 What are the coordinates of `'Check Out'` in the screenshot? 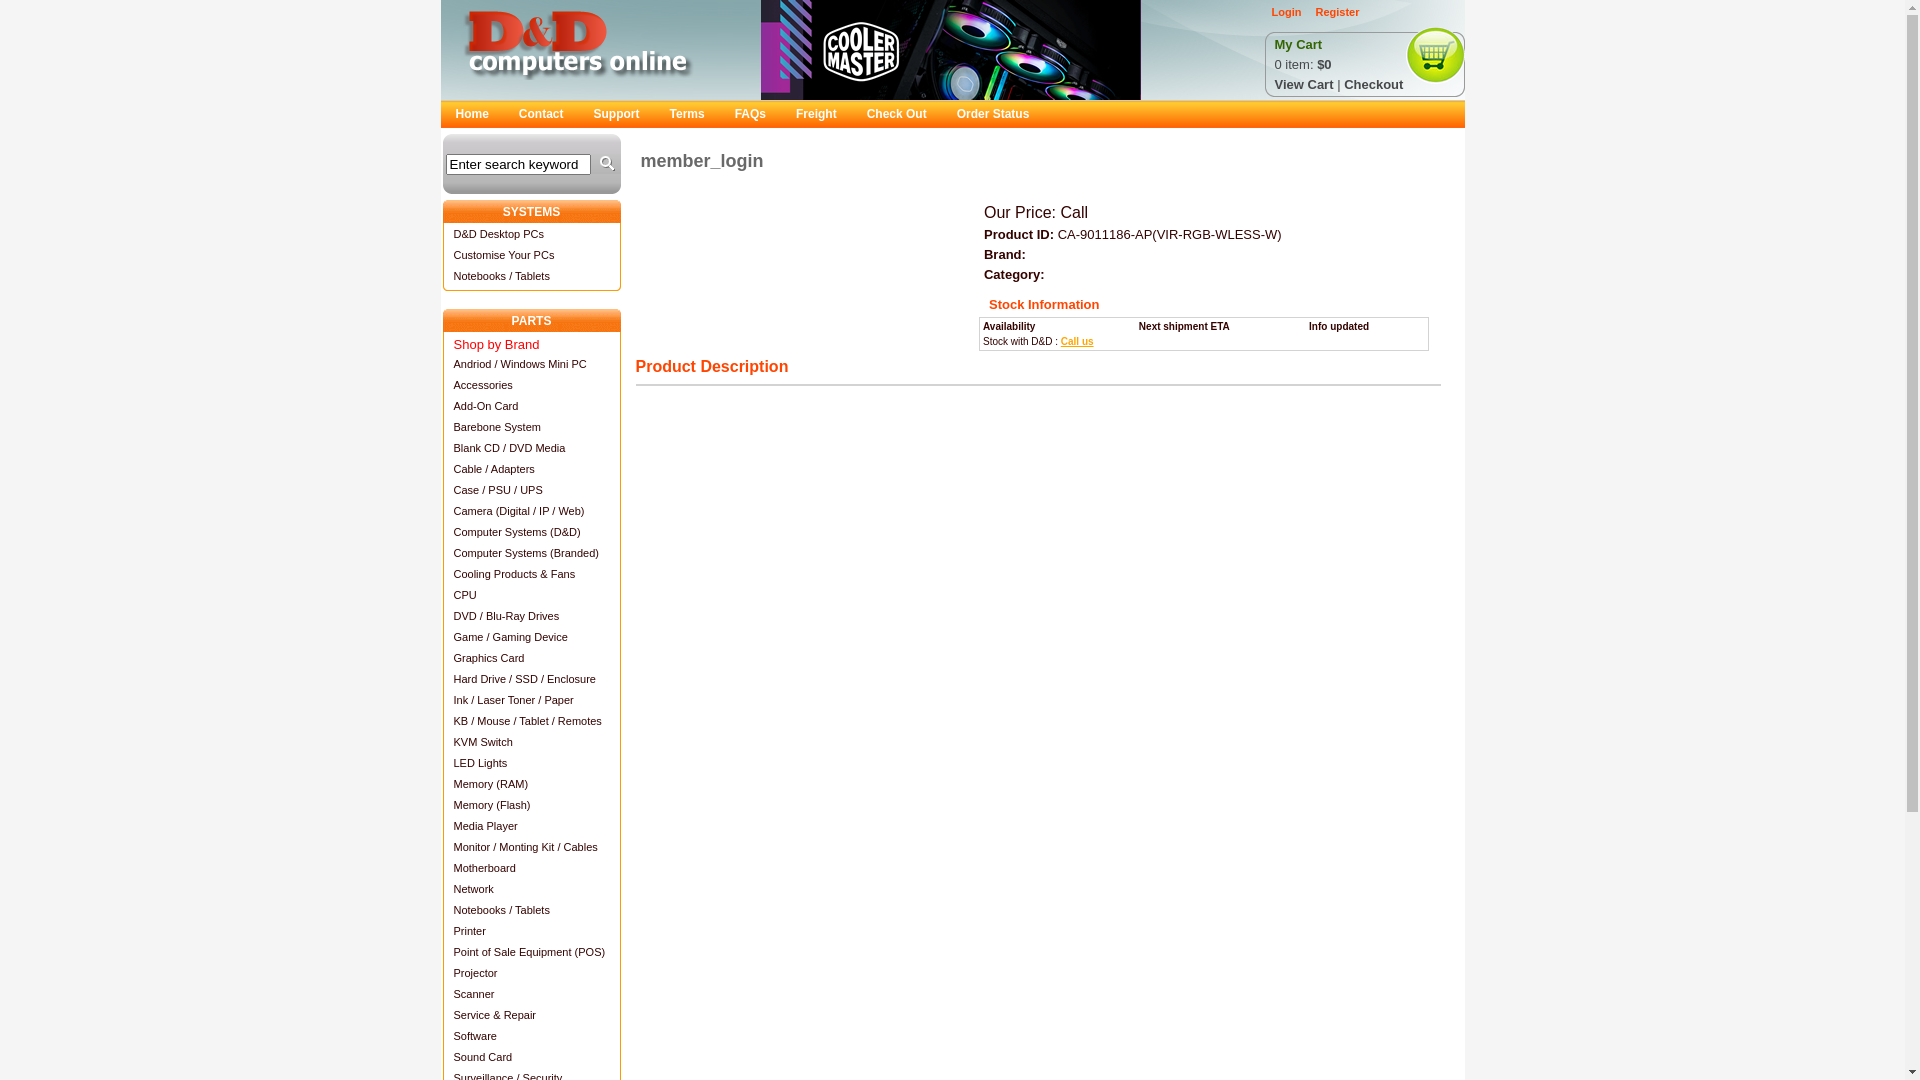 It's located at (896, 114).